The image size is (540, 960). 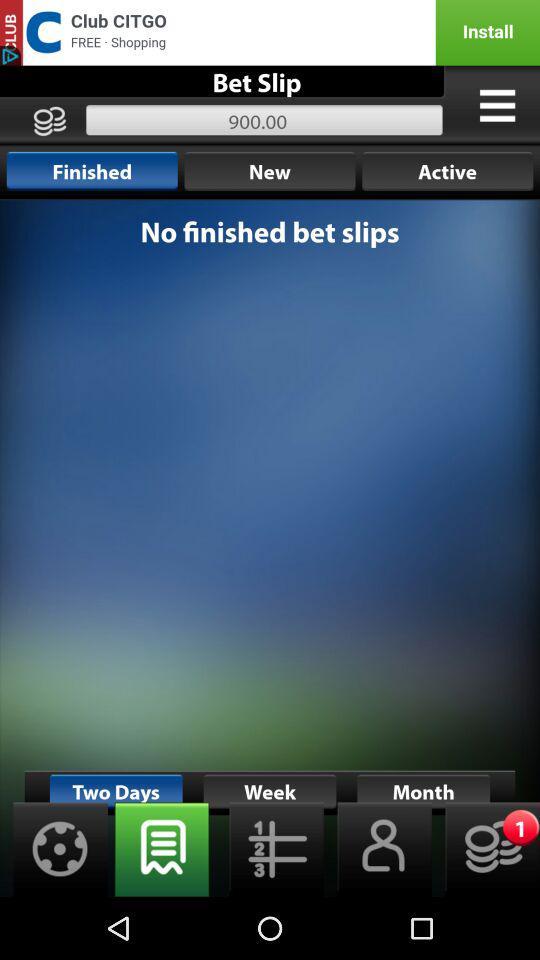 I want to click on the chat icon, so click(x=161, y=909).